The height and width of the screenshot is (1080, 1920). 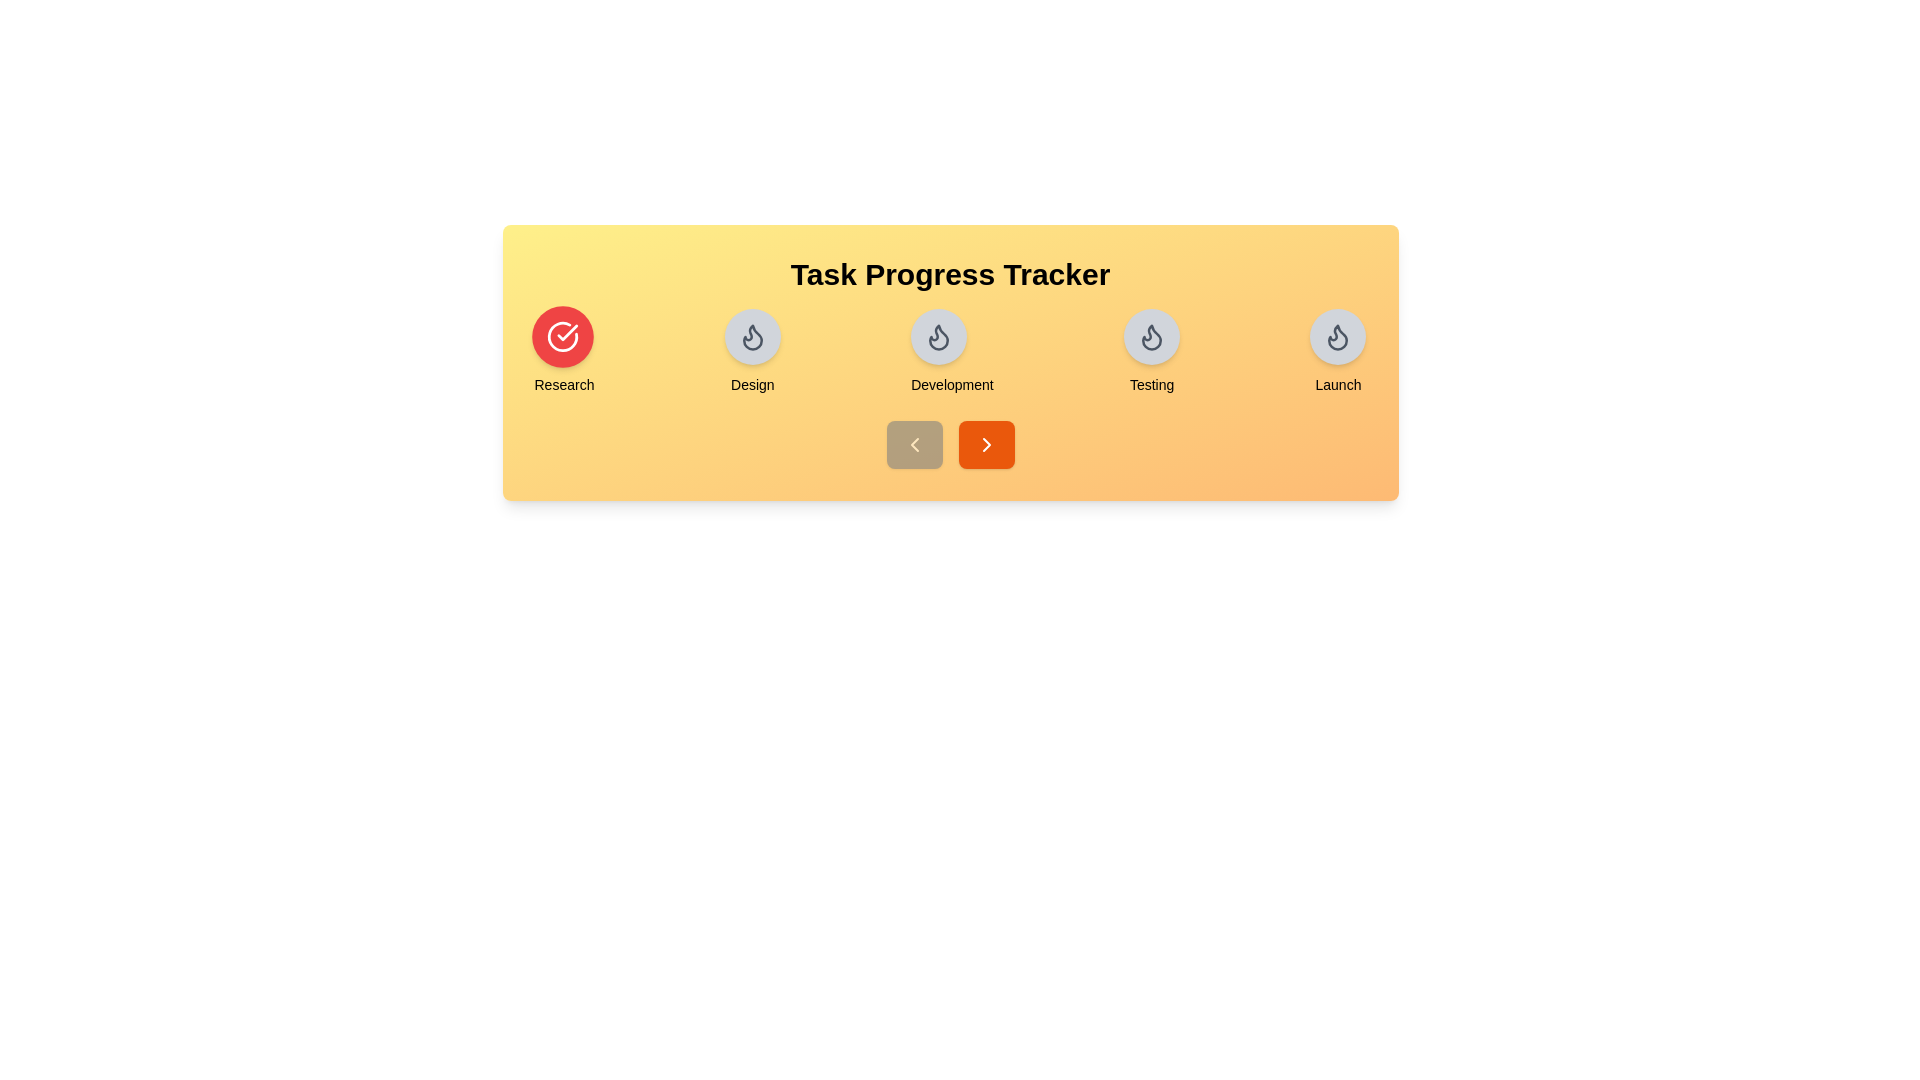 What do you see at coordinates (751, 336) in the screenshot?
I see `the 'Design' stage icon in the task progress tracker, which is the second circular icon from the left in the top row of icons` at bounding box center [751, 336].